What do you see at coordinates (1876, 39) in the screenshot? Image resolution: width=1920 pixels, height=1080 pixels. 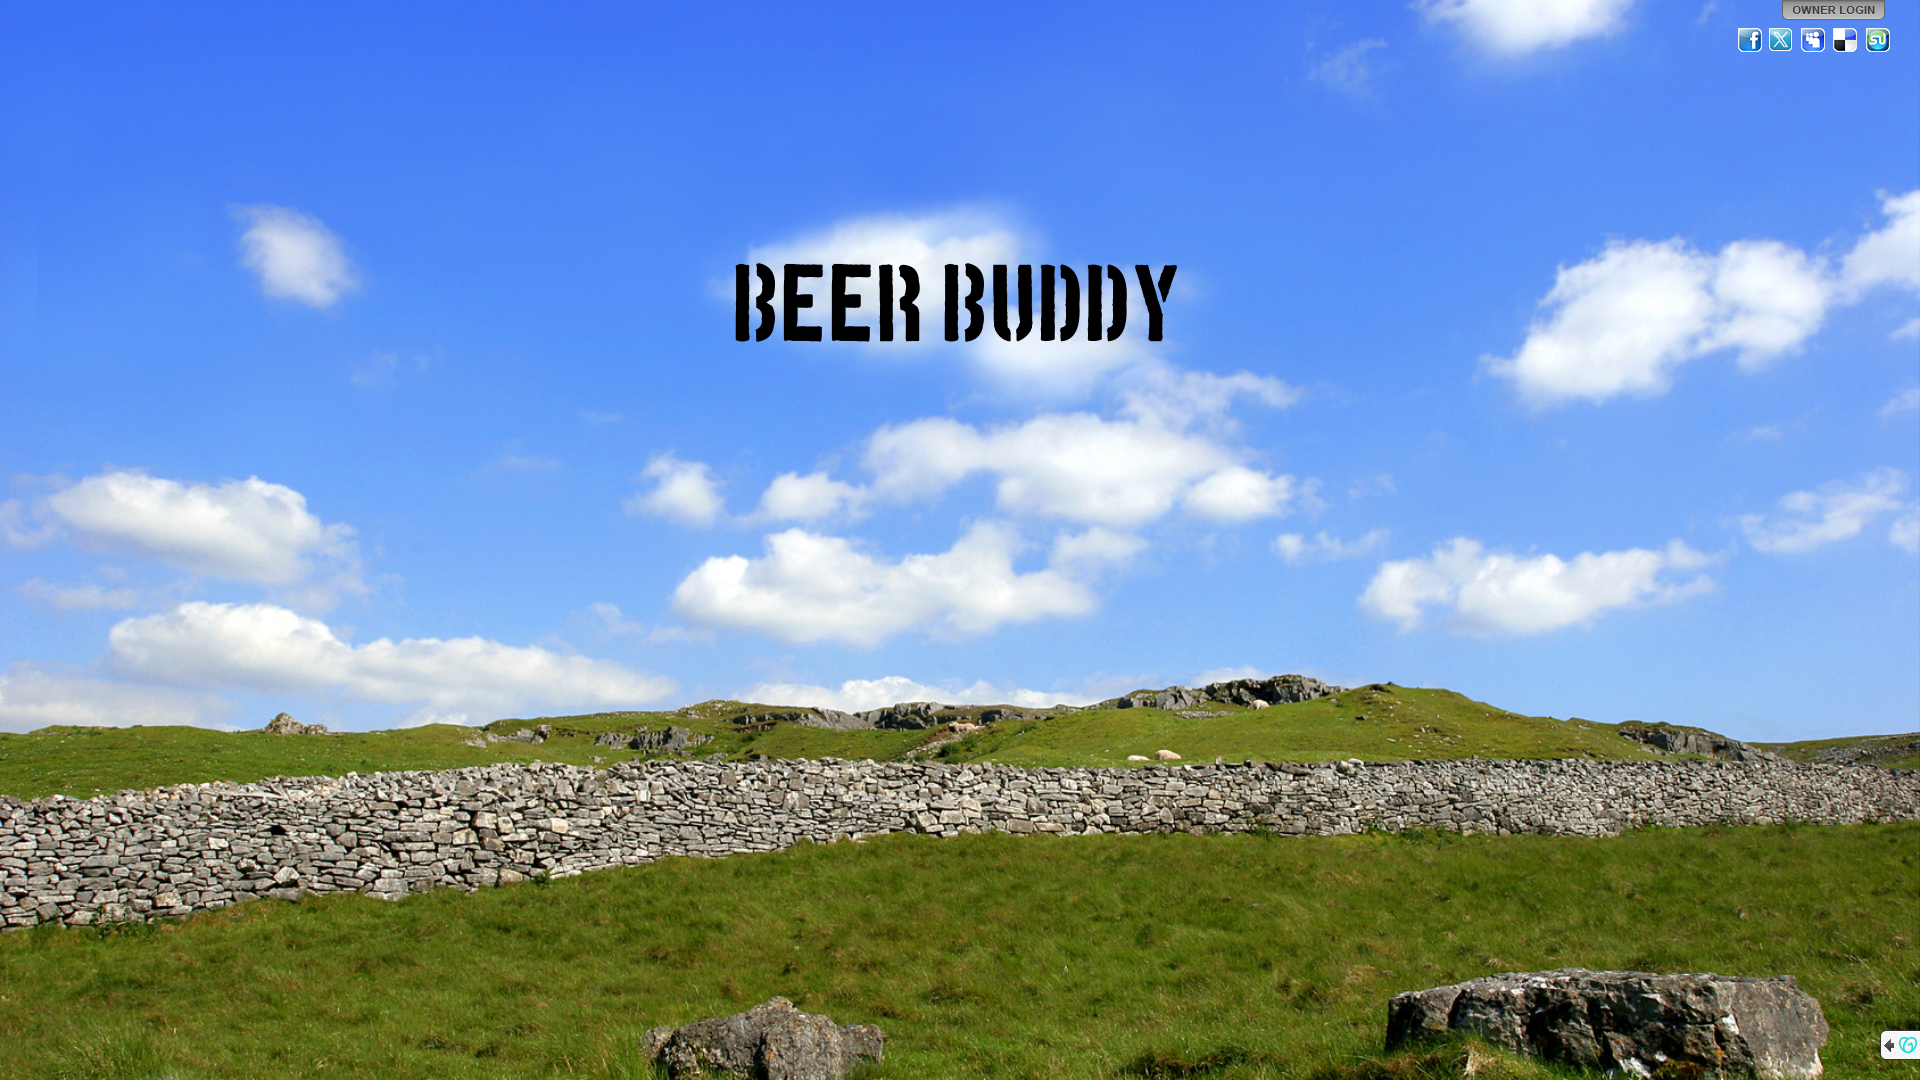 I see `'StumbleUpon'` at bounding box center [1876, 39].